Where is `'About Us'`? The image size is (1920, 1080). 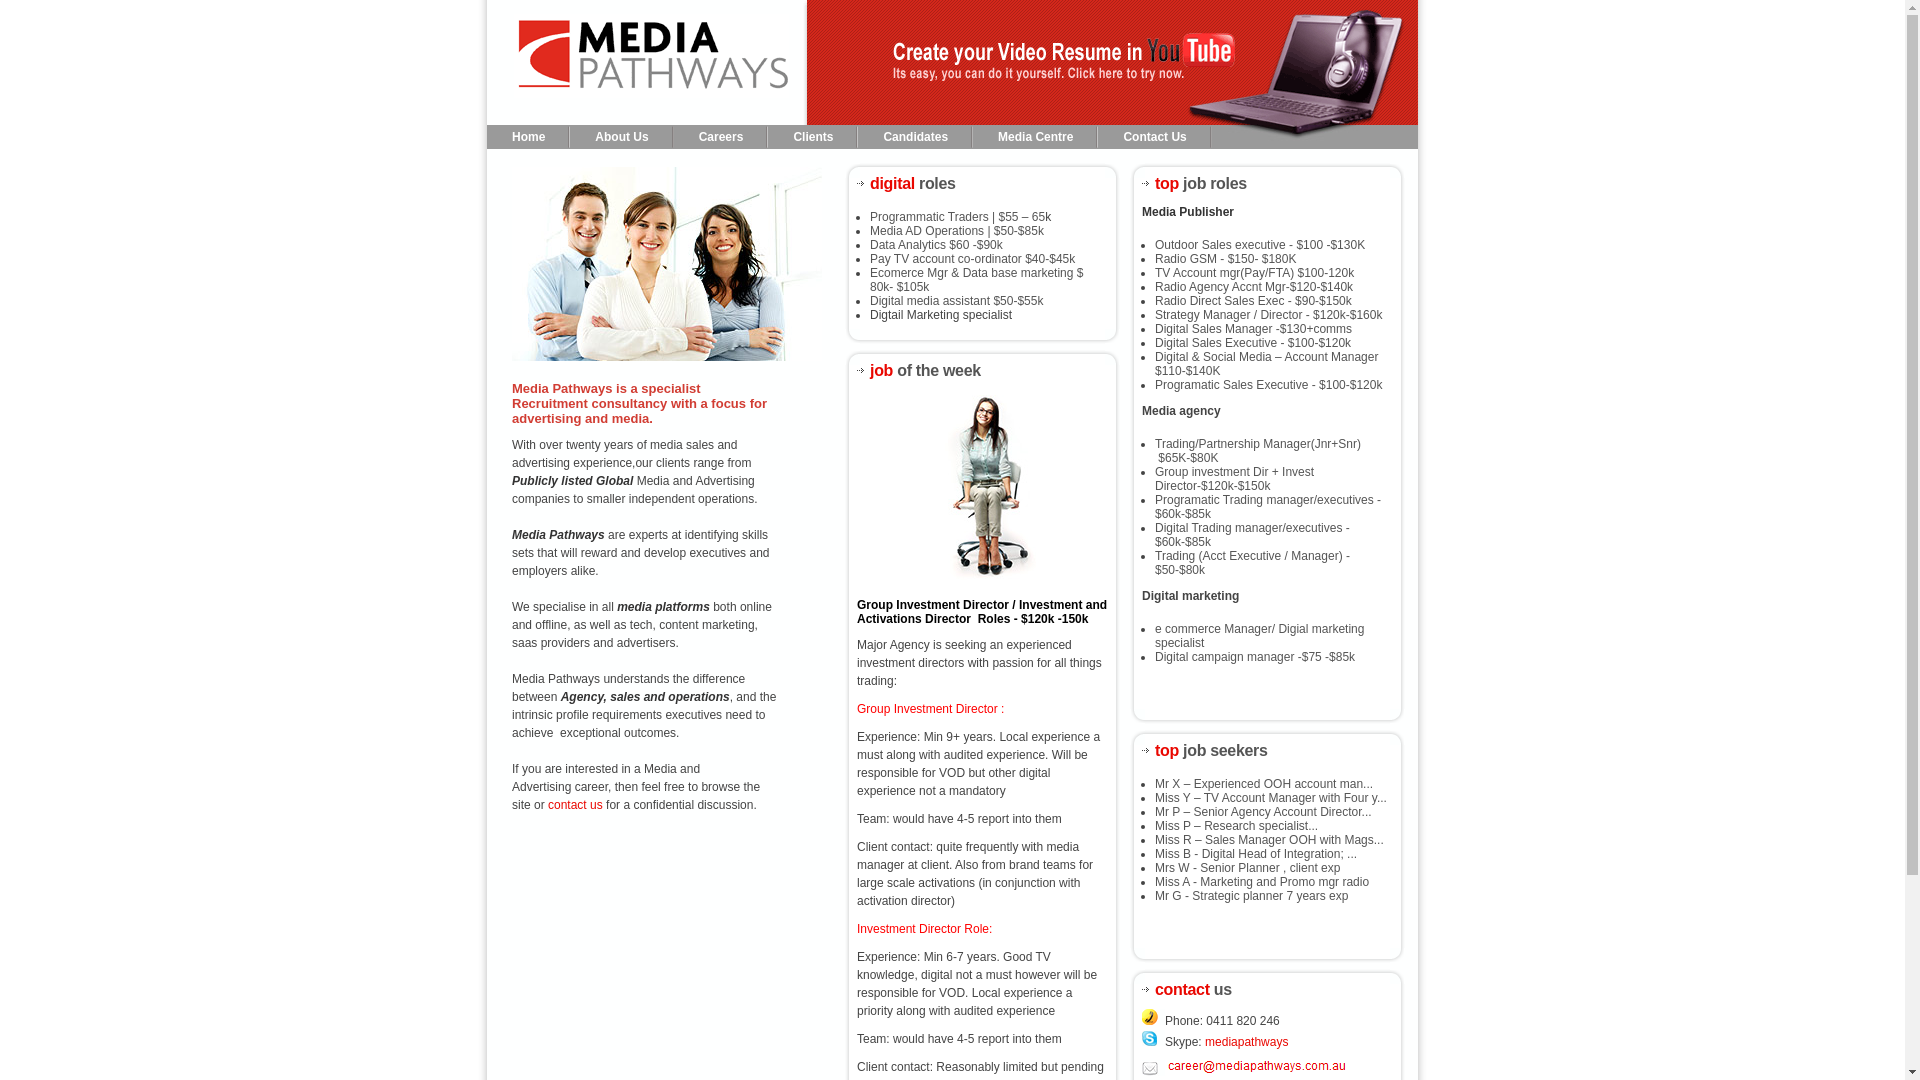 'About Us' is located at coordinates (620, 136).